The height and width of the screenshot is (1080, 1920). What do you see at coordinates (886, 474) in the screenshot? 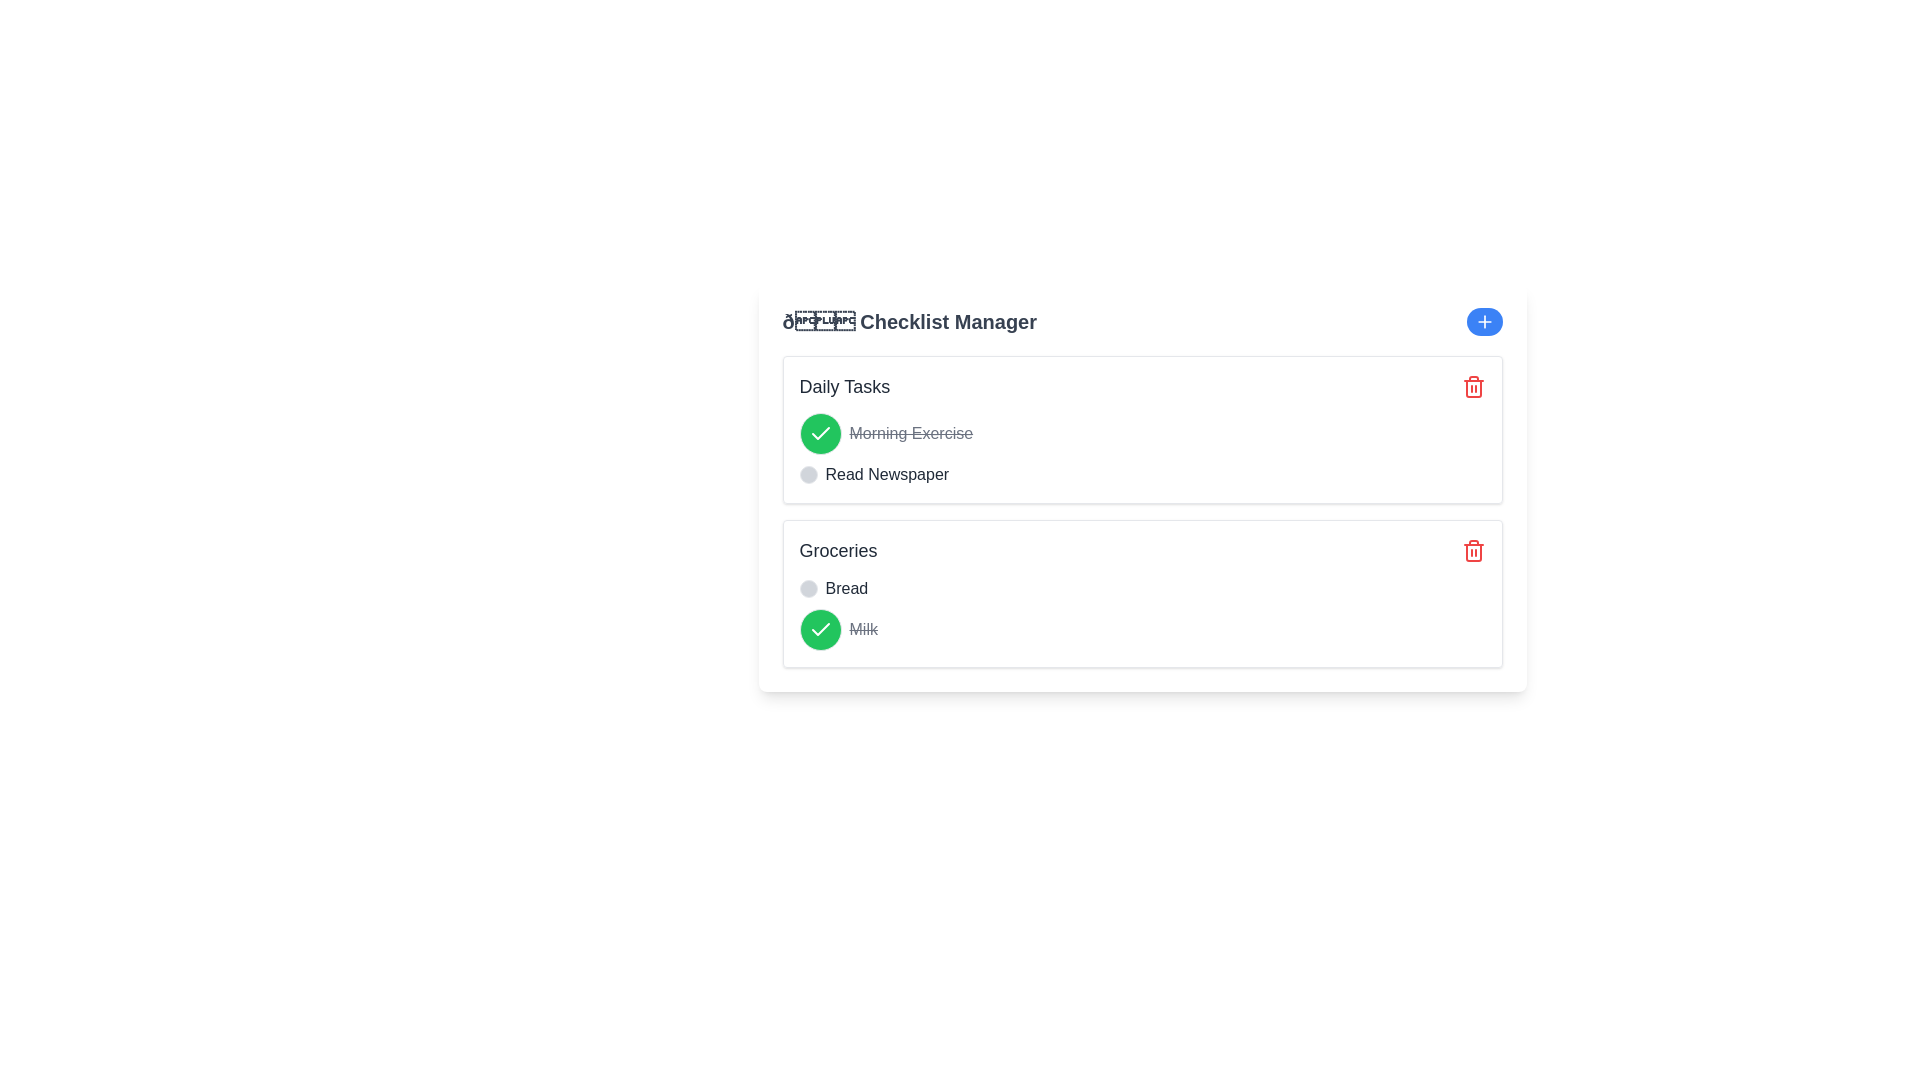
I see `the 'Read Newspaper' text label which indicates a task in a checklist beneath the 'Daily Tasks' title and adjacent to its circular icon` at bounding box center [886, 474].